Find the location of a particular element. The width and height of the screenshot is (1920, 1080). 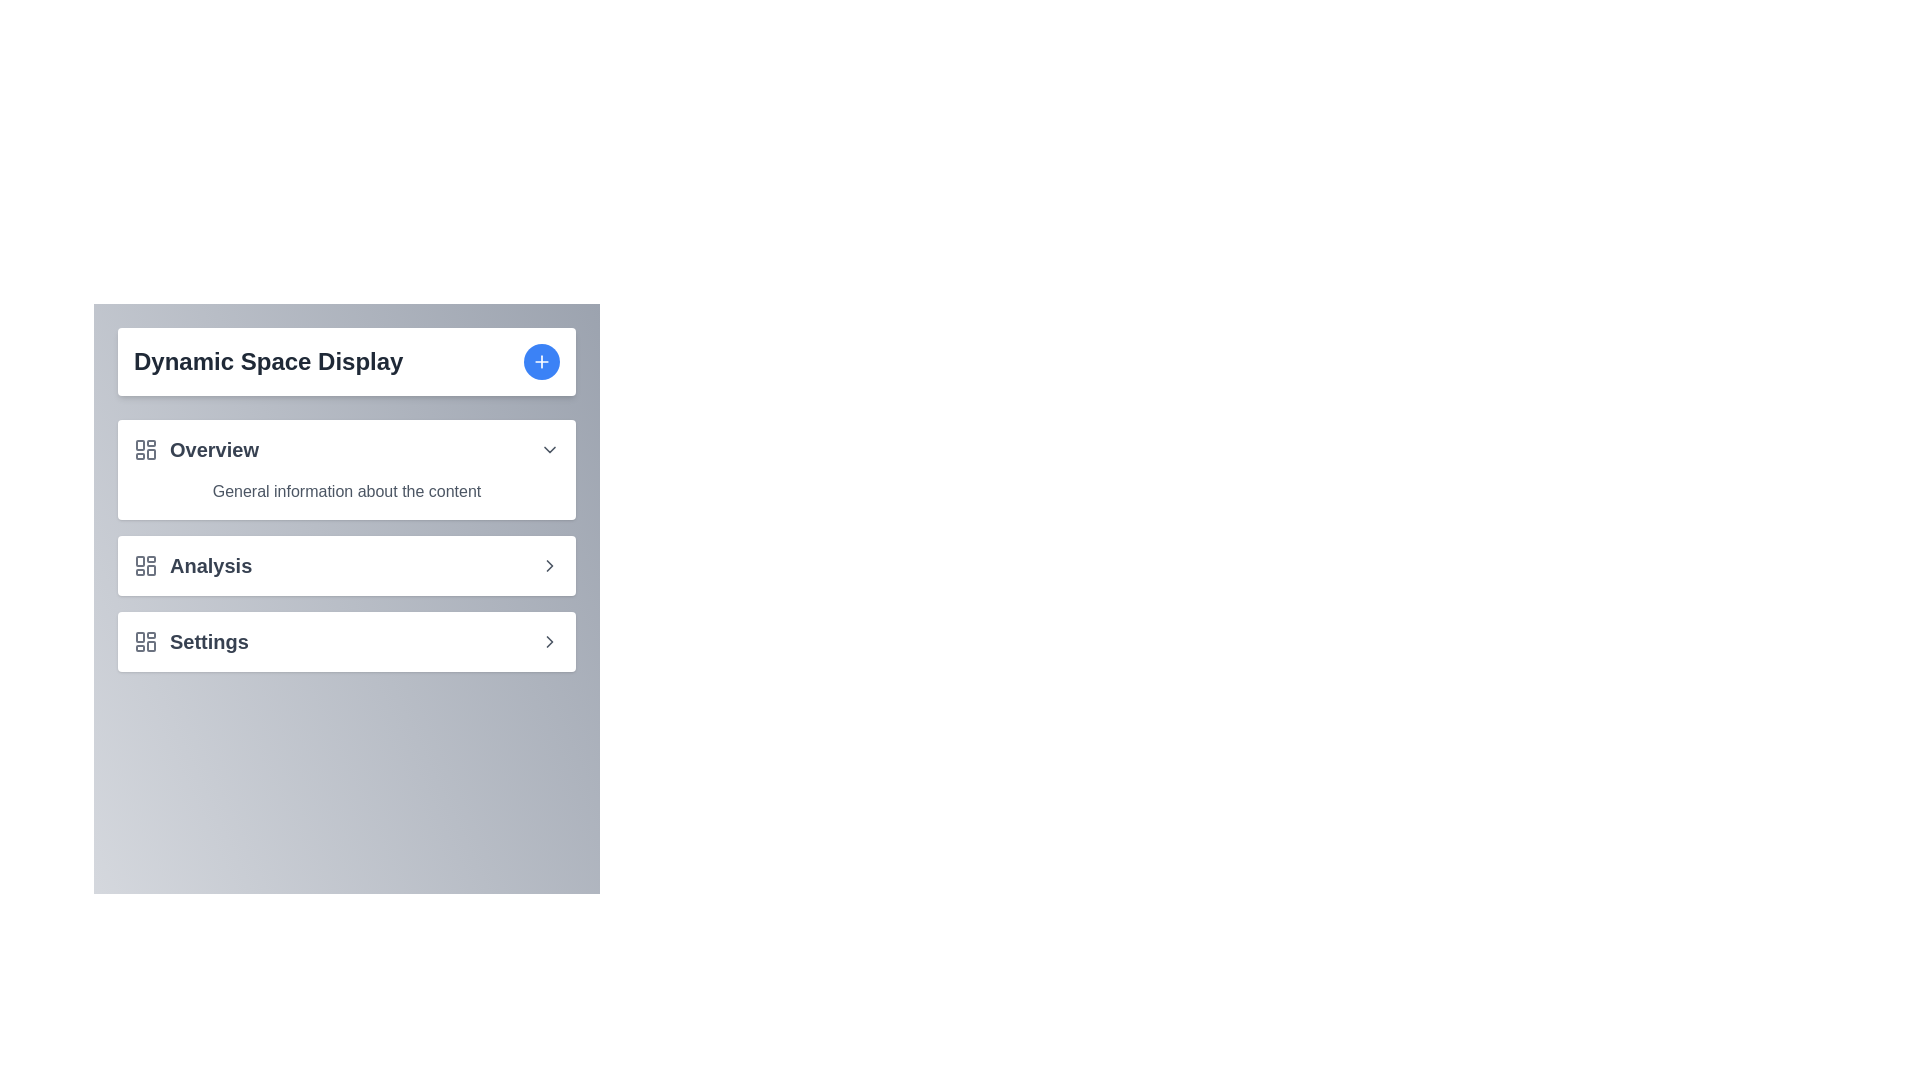

the 'Analysis' navigation element in the sidebar is located at coordinates (193, 566).